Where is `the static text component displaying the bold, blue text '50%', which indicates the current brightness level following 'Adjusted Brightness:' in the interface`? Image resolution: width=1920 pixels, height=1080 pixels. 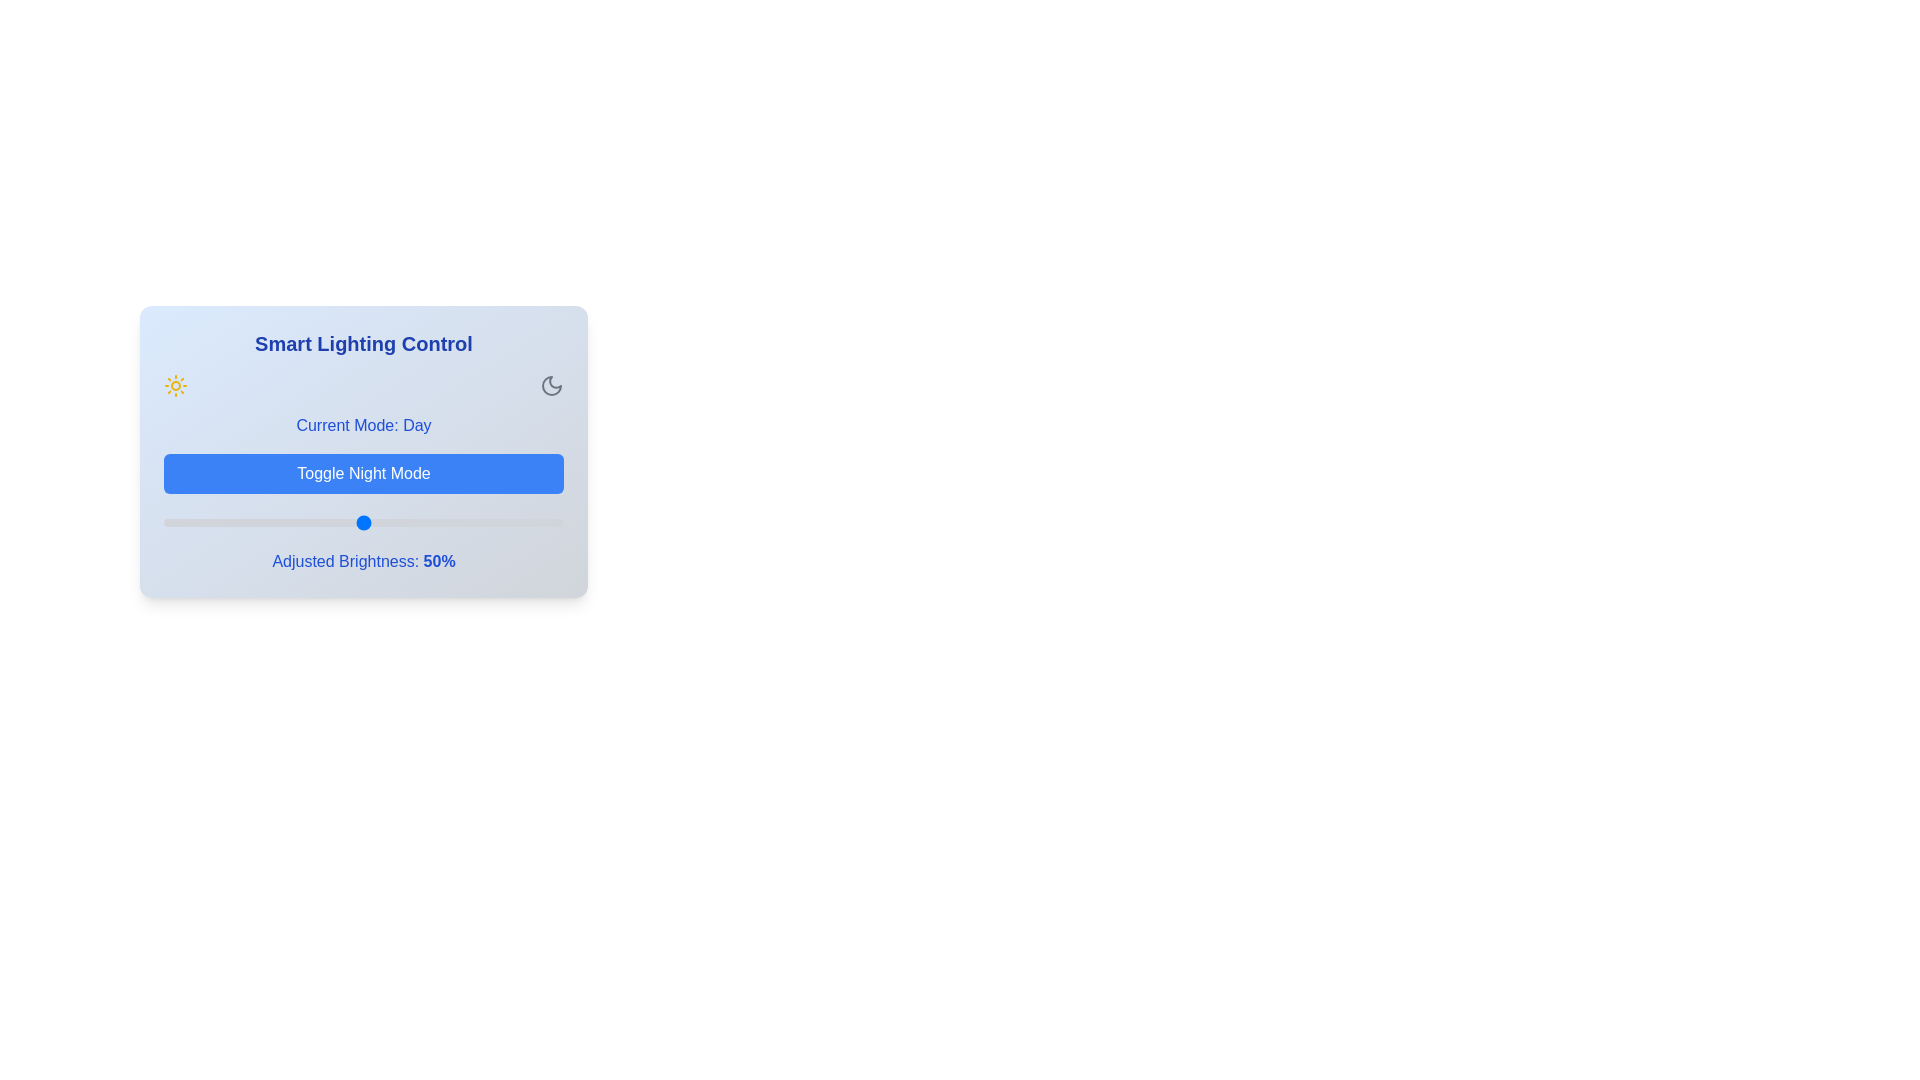 the static text component displaying the bold, blue text '50%', which indicates the current brightness level following 'Adjusted Brightness:' in the interface is located at coordinates (438, 561).